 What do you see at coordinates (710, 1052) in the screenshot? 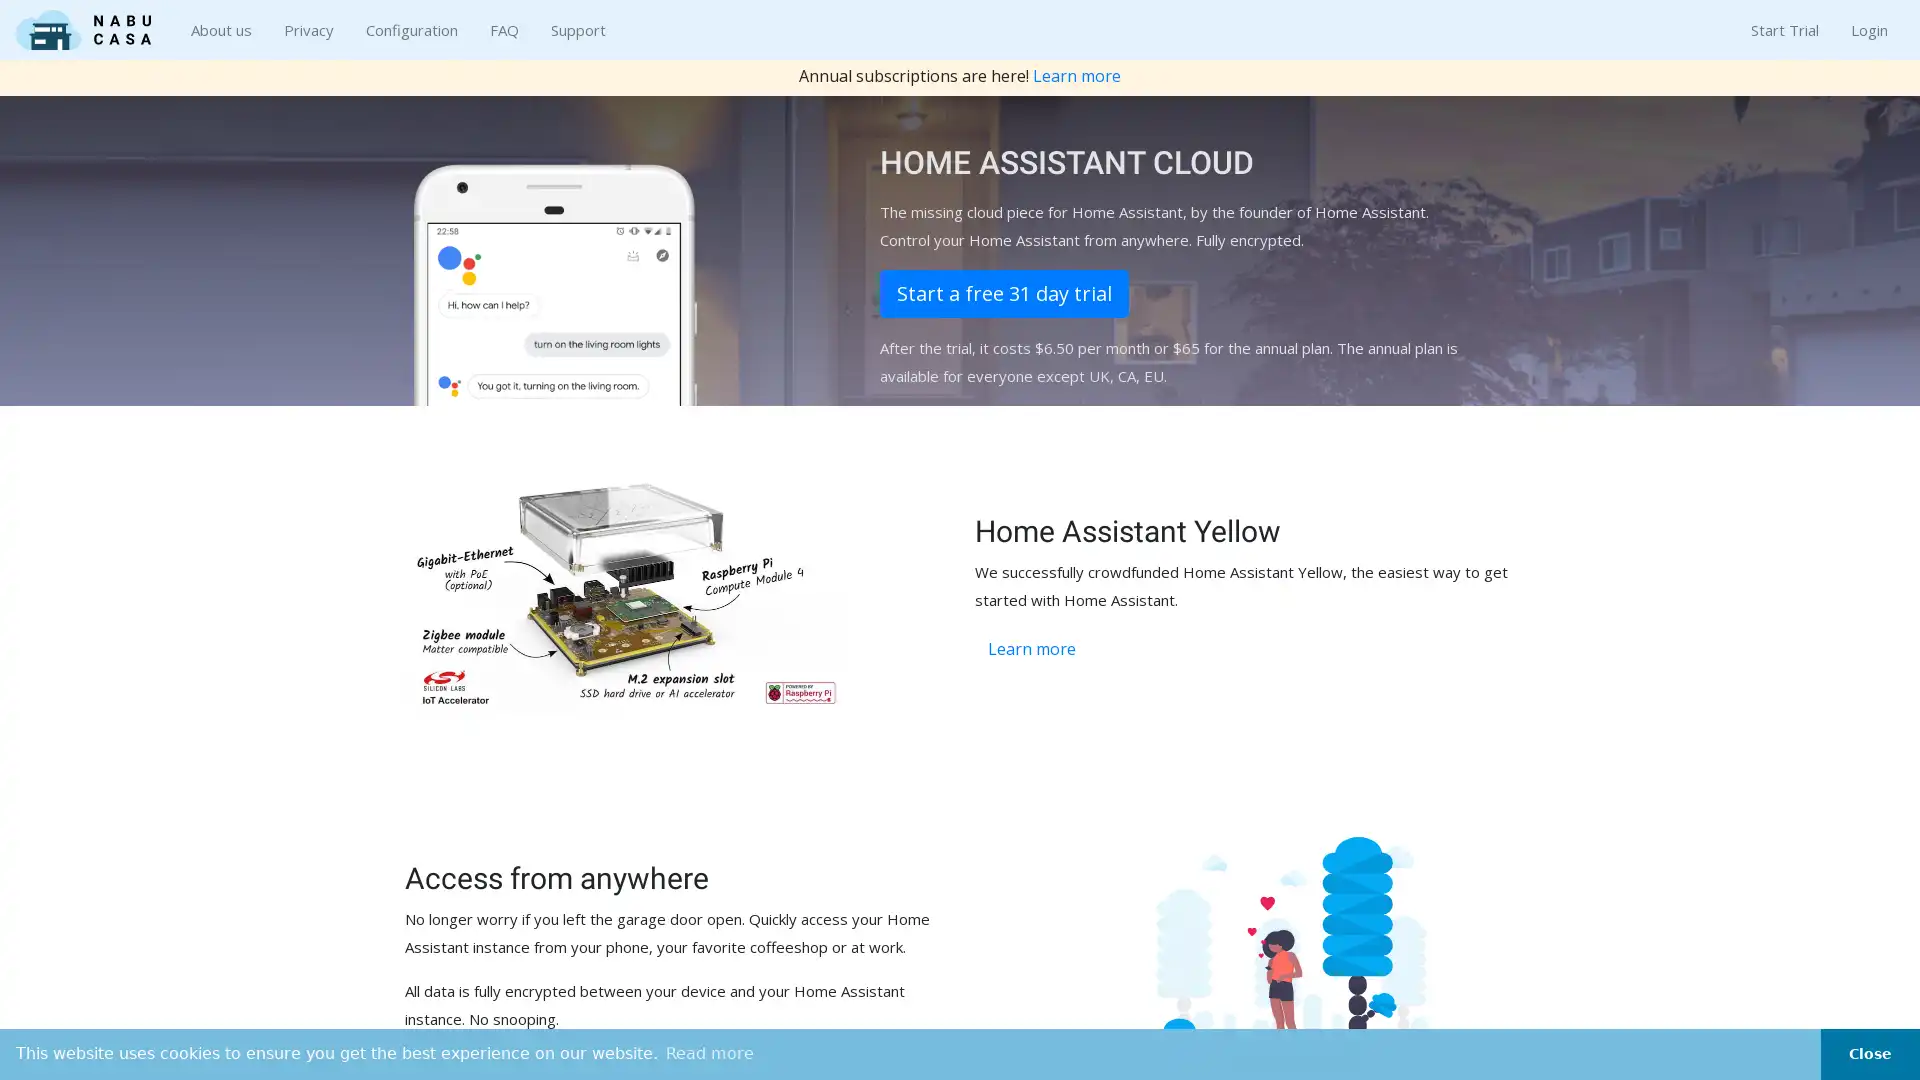
I see `learn more about cookies` at bounding box center [710, 1052].